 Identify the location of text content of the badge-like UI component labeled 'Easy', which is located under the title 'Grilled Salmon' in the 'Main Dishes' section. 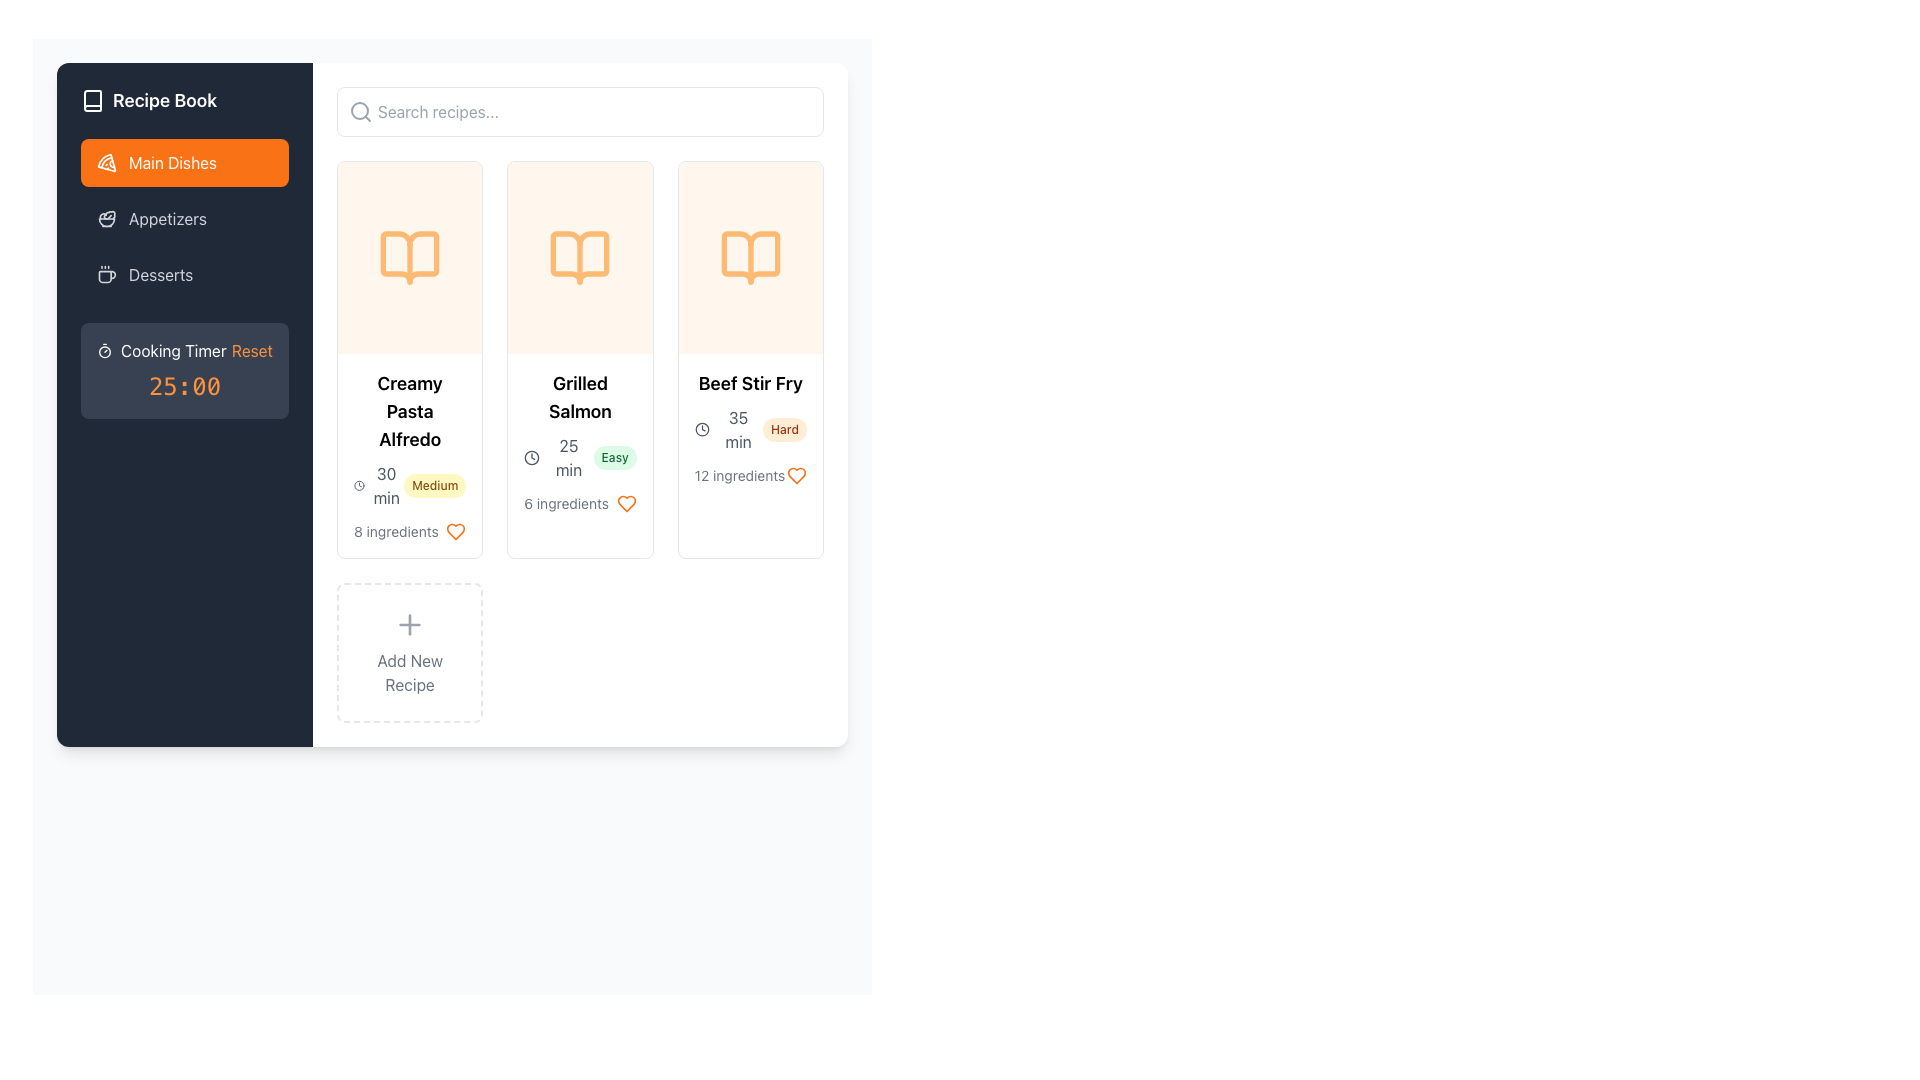
(614, 458).